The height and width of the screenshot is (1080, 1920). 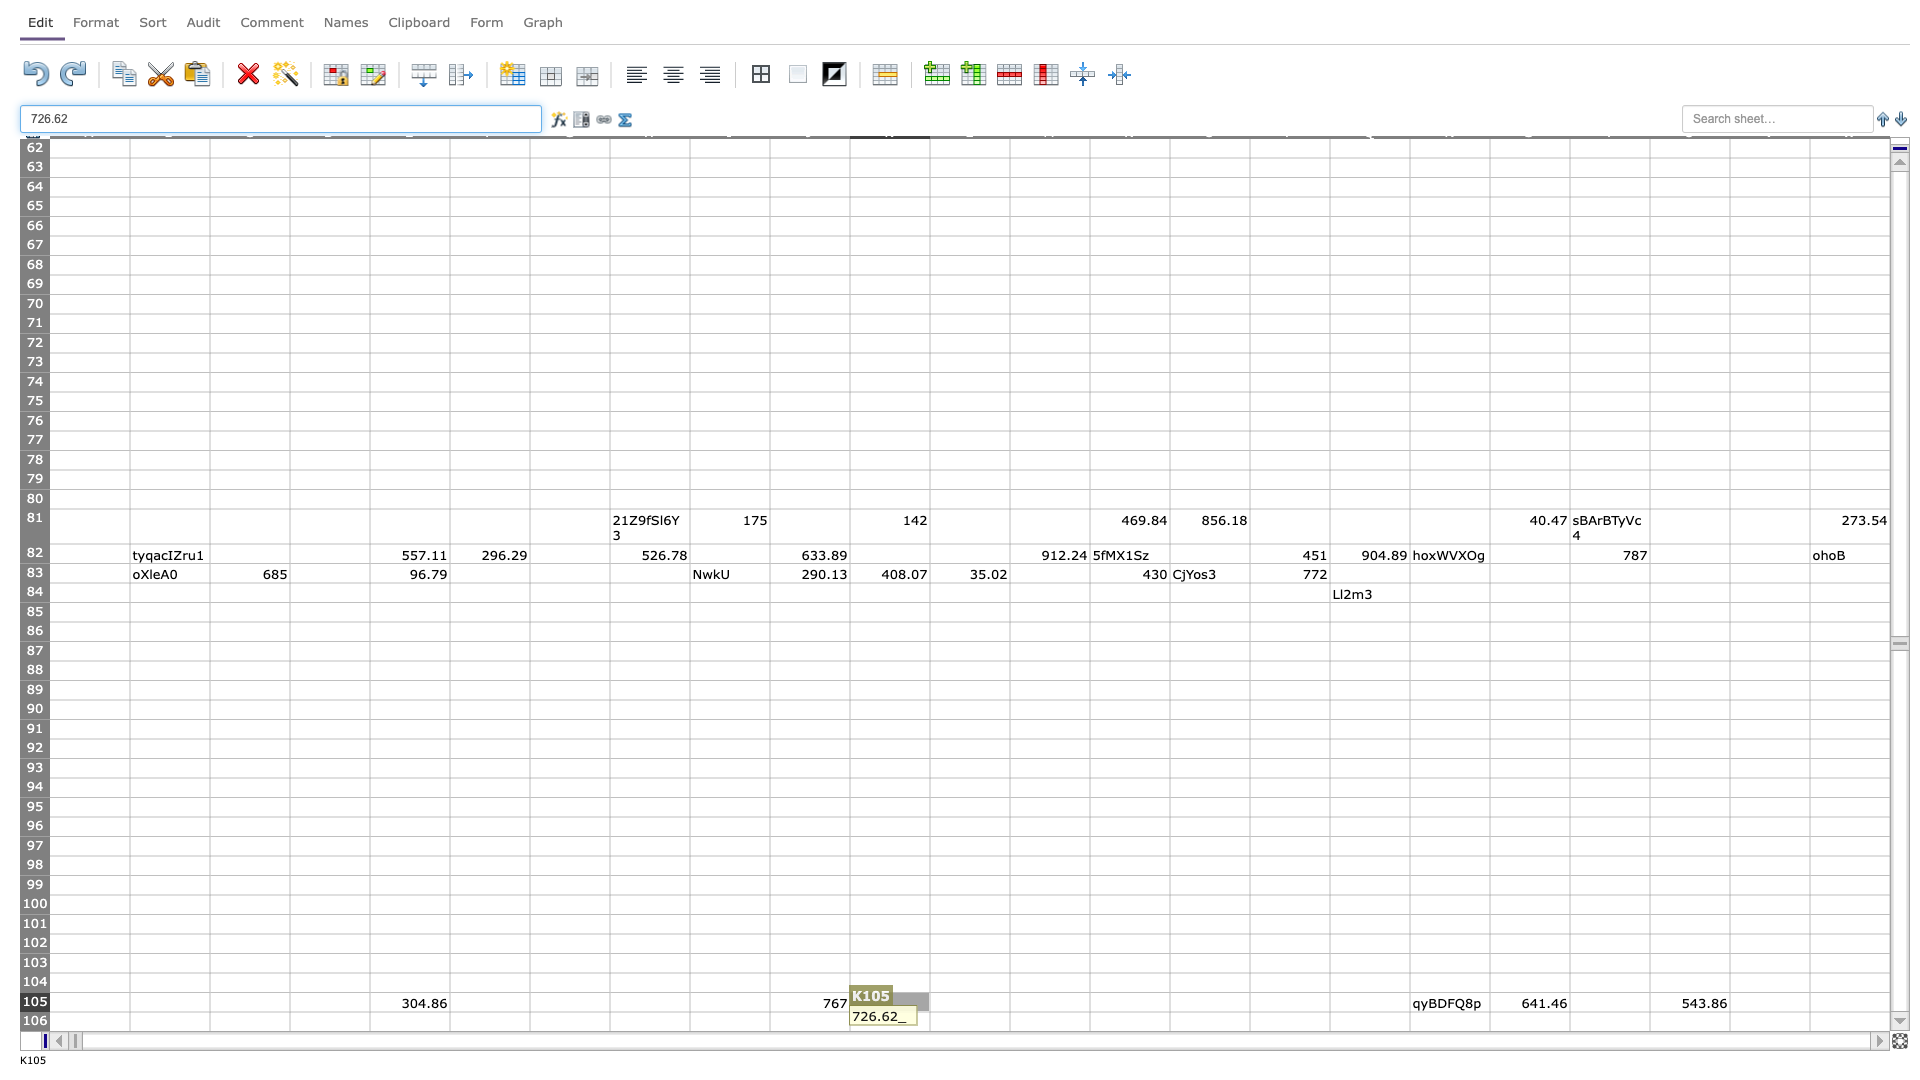 I want to click on Right side of cell L106, so click(x=1009, y=1021).